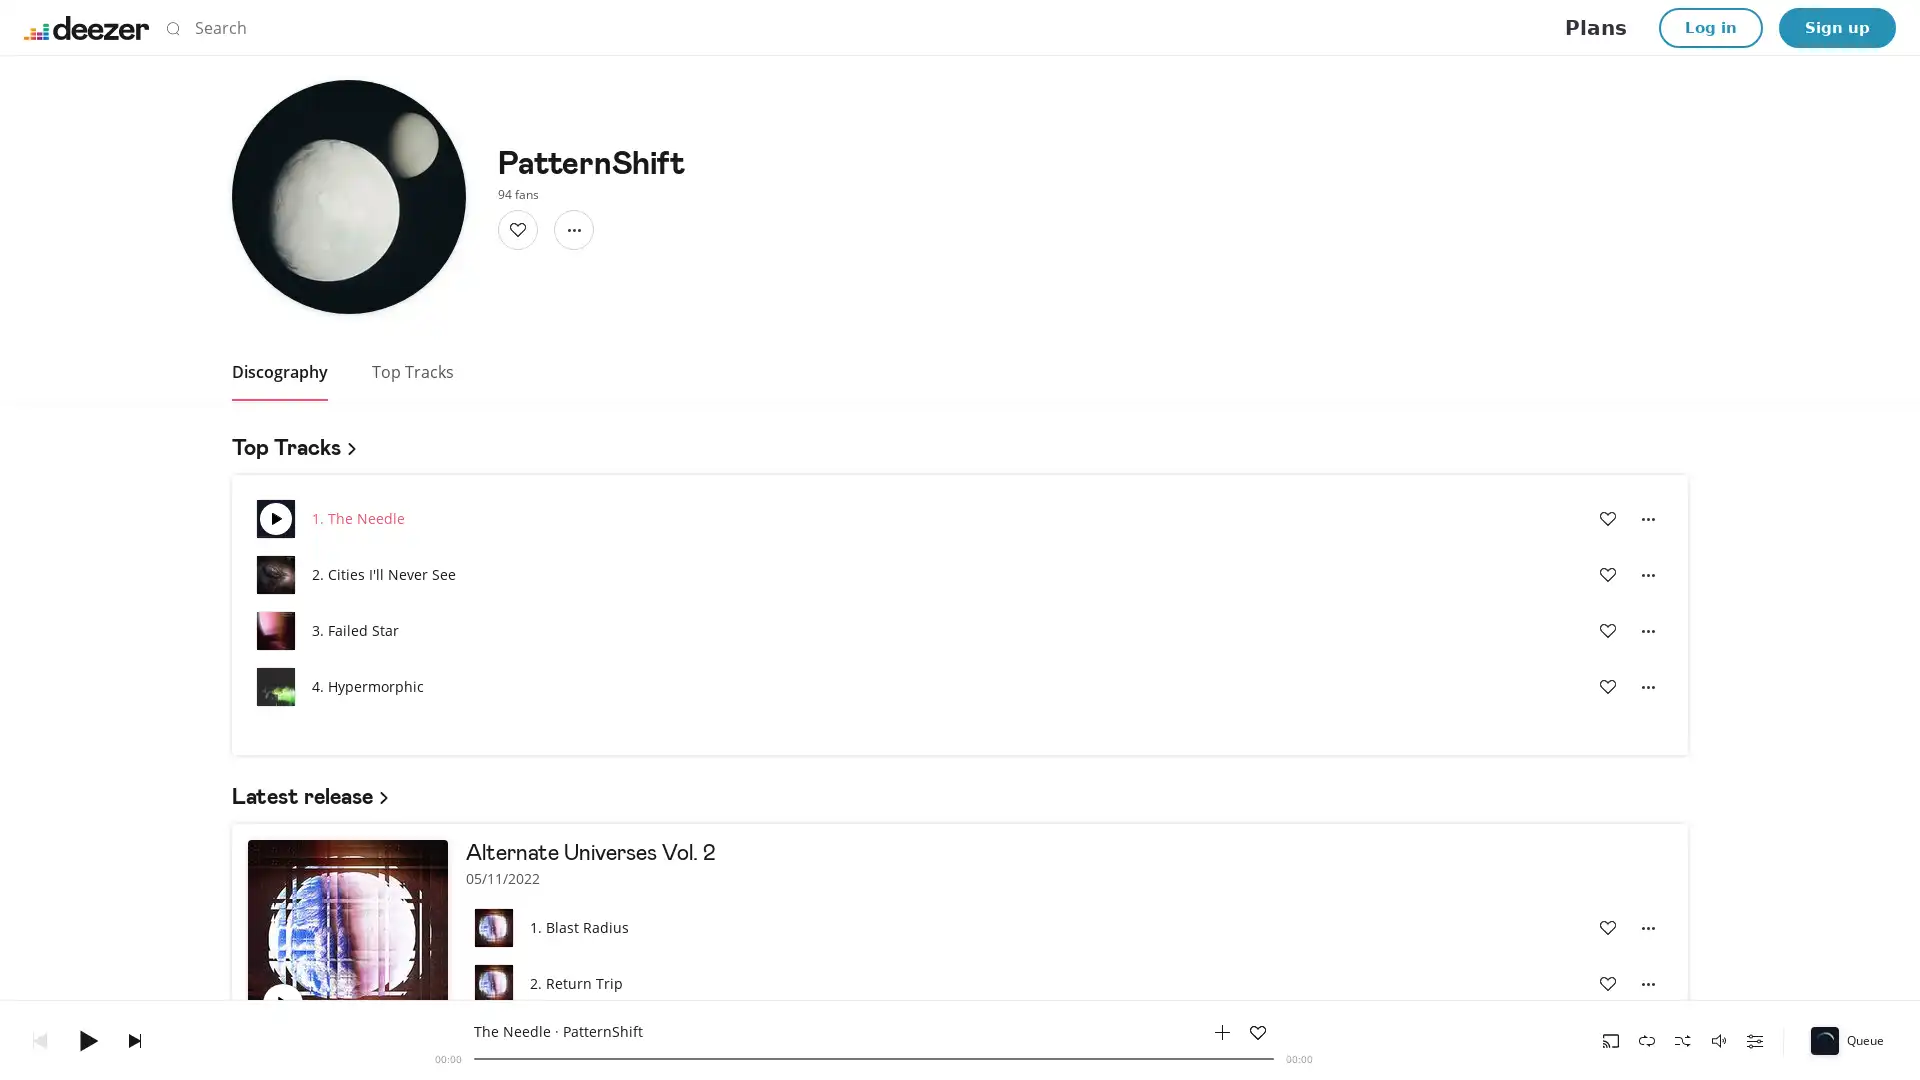 This screenshot has height=1080, width=1920. Describe the element at coordinates (1682, 1039) in the screenshot. I see `Turn on Shuffle` at that location.